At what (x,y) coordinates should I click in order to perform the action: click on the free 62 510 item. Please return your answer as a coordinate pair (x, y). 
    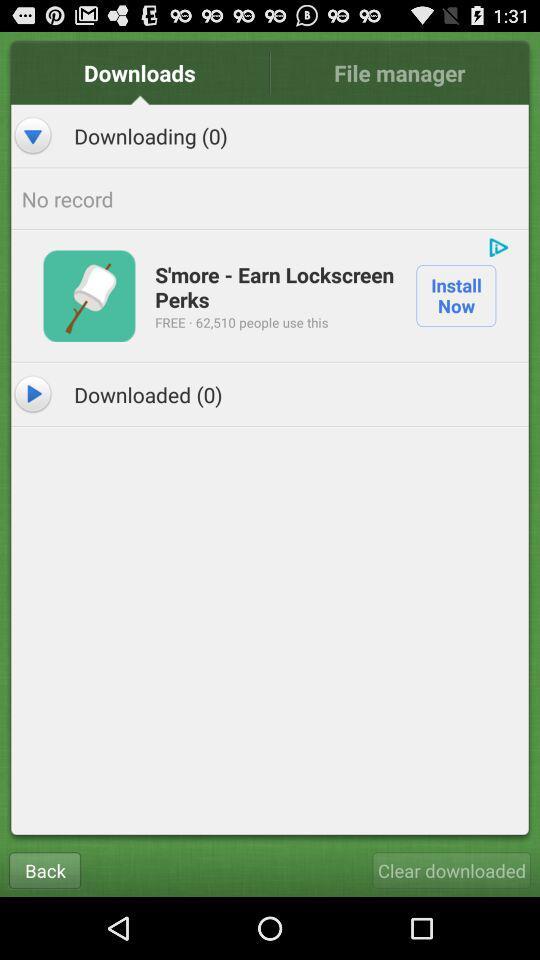
    Looking at the image, I should click on (241, 322).